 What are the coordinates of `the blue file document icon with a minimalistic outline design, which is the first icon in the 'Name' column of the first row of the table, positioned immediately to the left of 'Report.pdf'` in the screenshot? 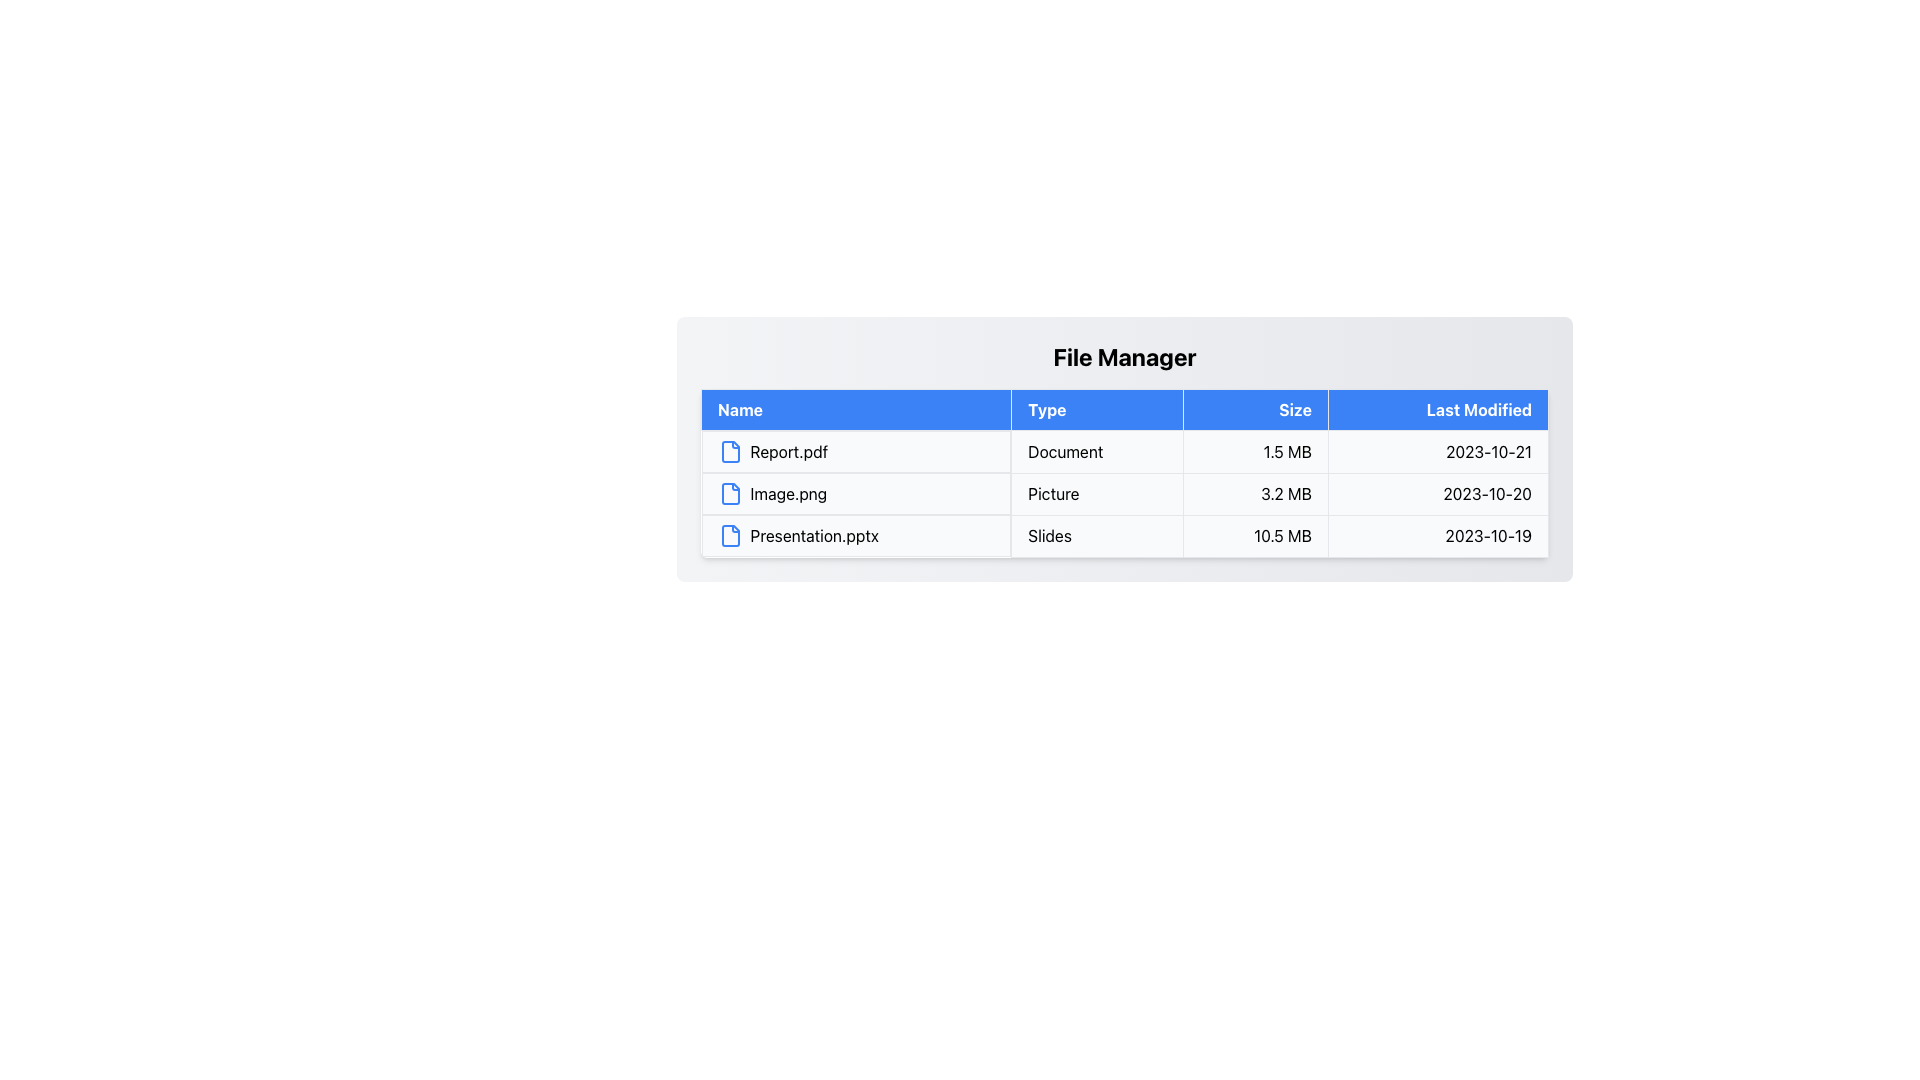 It's located at (729, 451).